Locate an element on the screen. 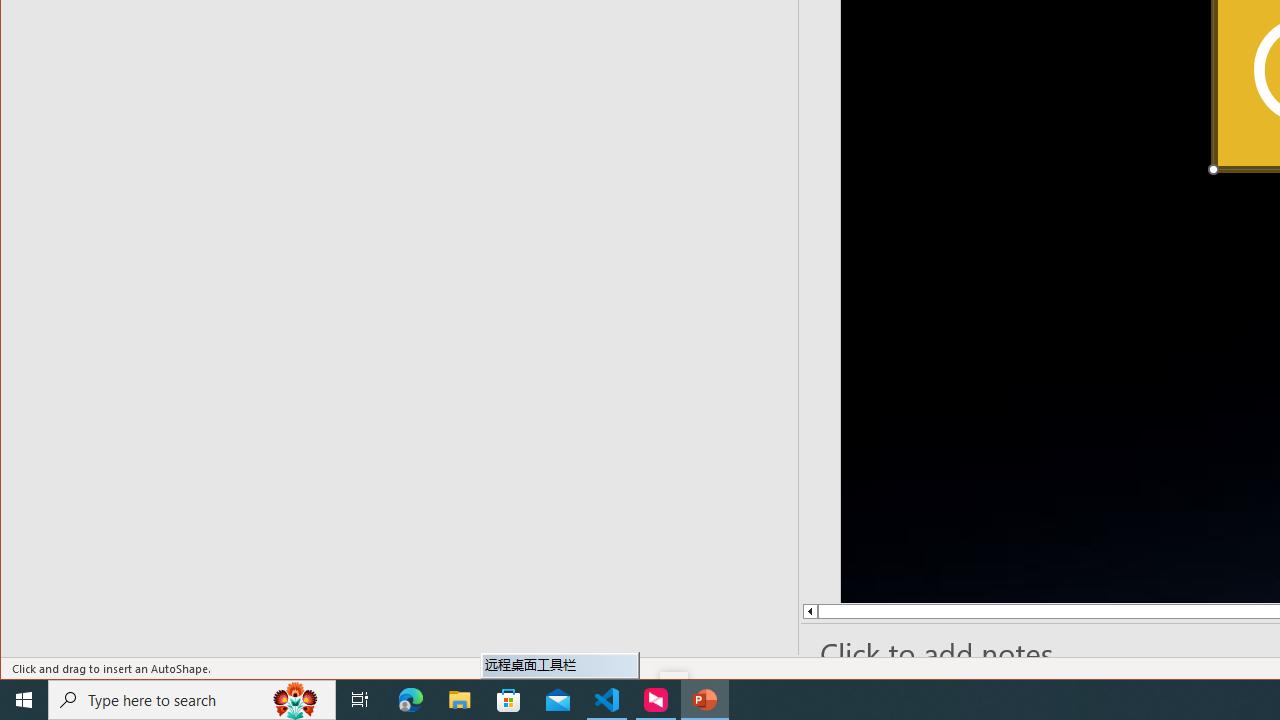 The height and width of the screenshot is (720, 1280). 'Search highlights icon opens search home window' is located at coordinates (294, 698).